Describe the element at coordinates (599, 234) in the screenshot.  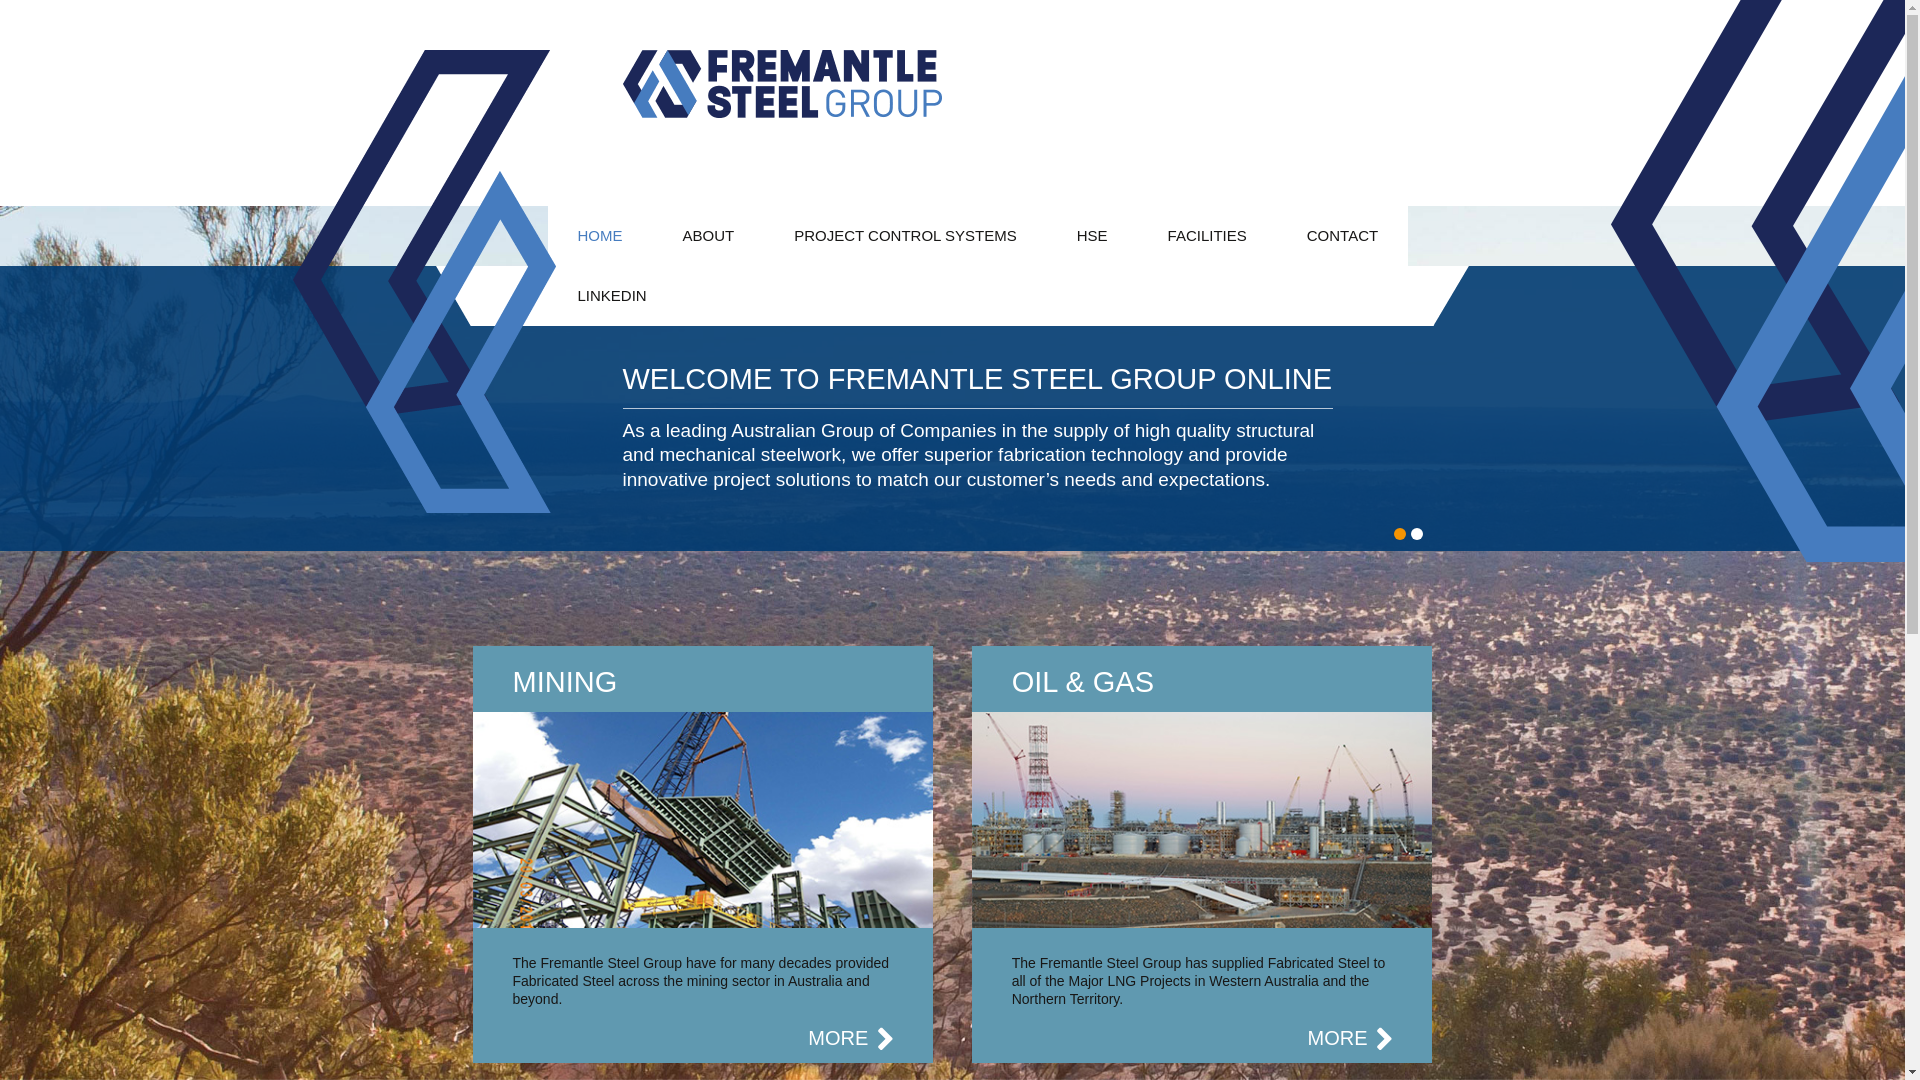
I see `'HOME'` at that location.